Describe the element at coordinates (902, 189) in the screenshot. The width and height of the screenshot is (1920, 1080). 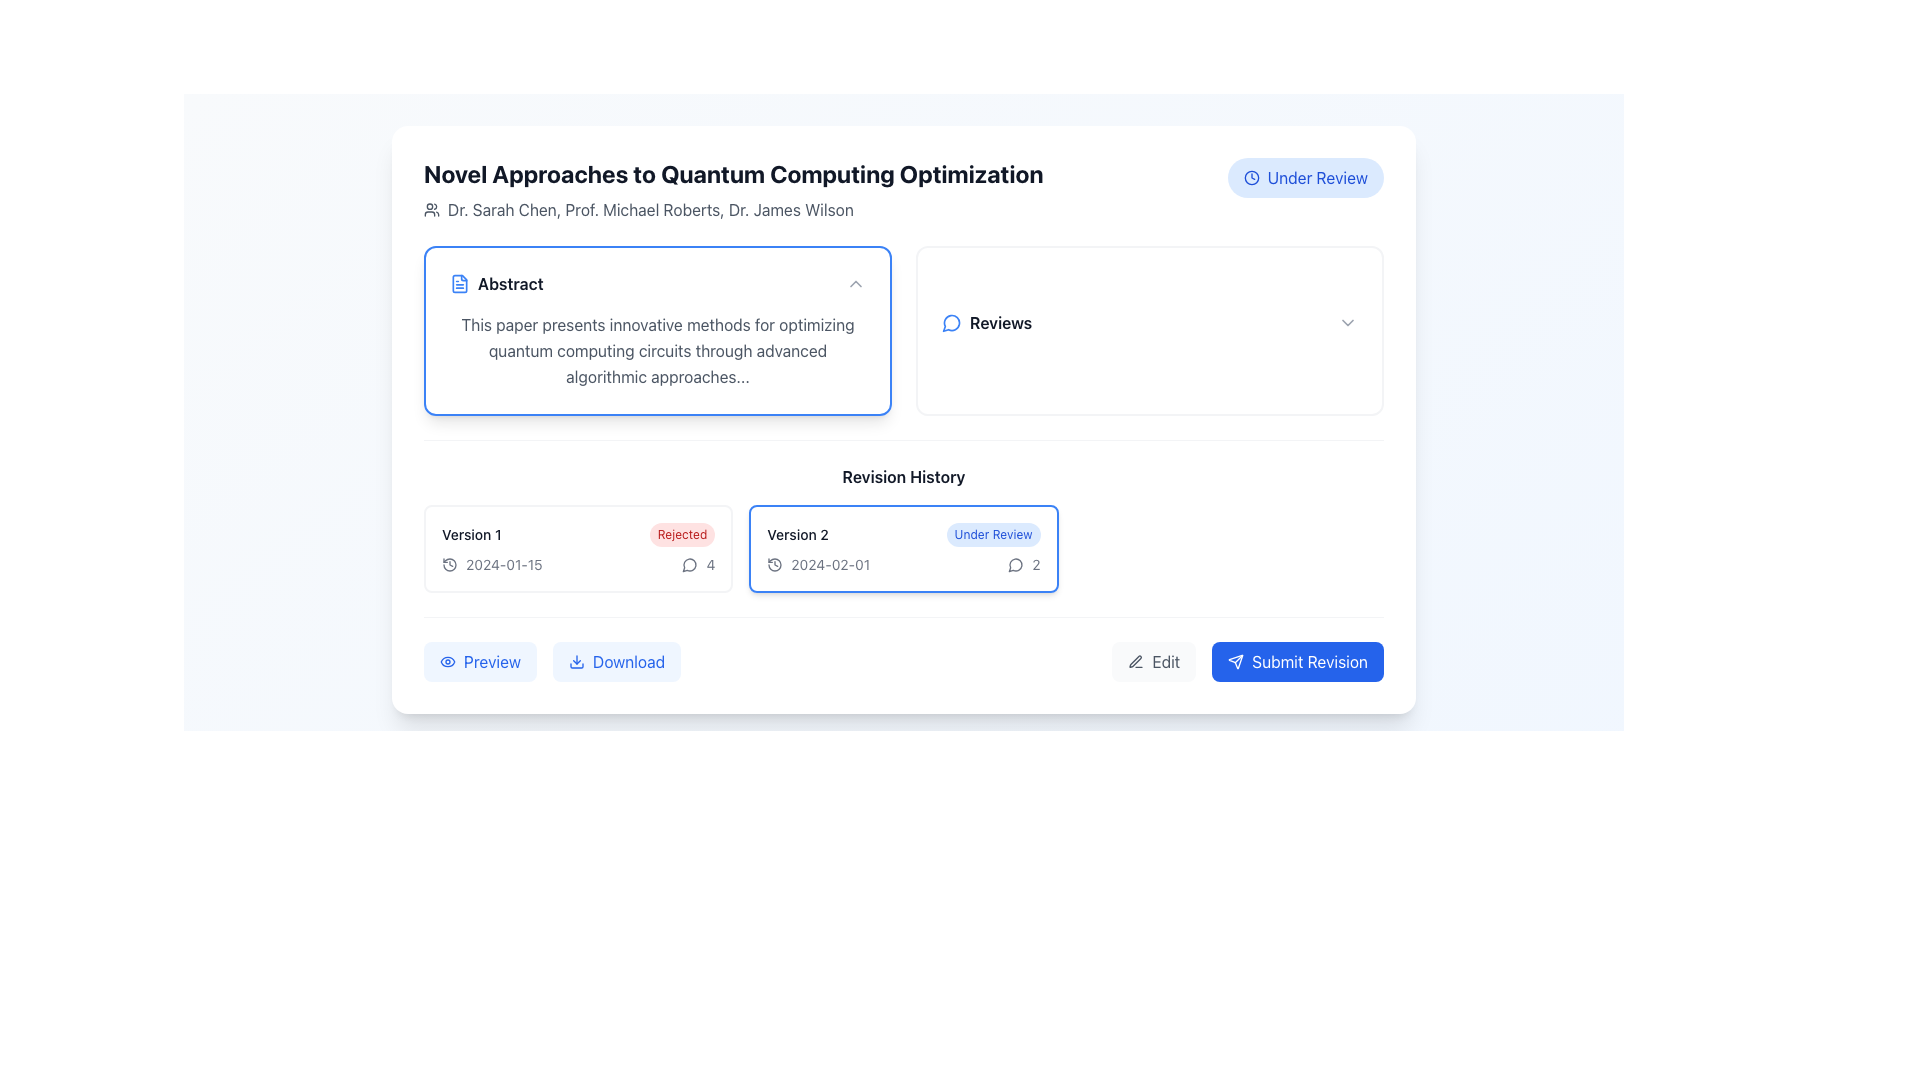
I see `the Header Section that displays the title in bold text and includes the 'Under Review' label` at that location.